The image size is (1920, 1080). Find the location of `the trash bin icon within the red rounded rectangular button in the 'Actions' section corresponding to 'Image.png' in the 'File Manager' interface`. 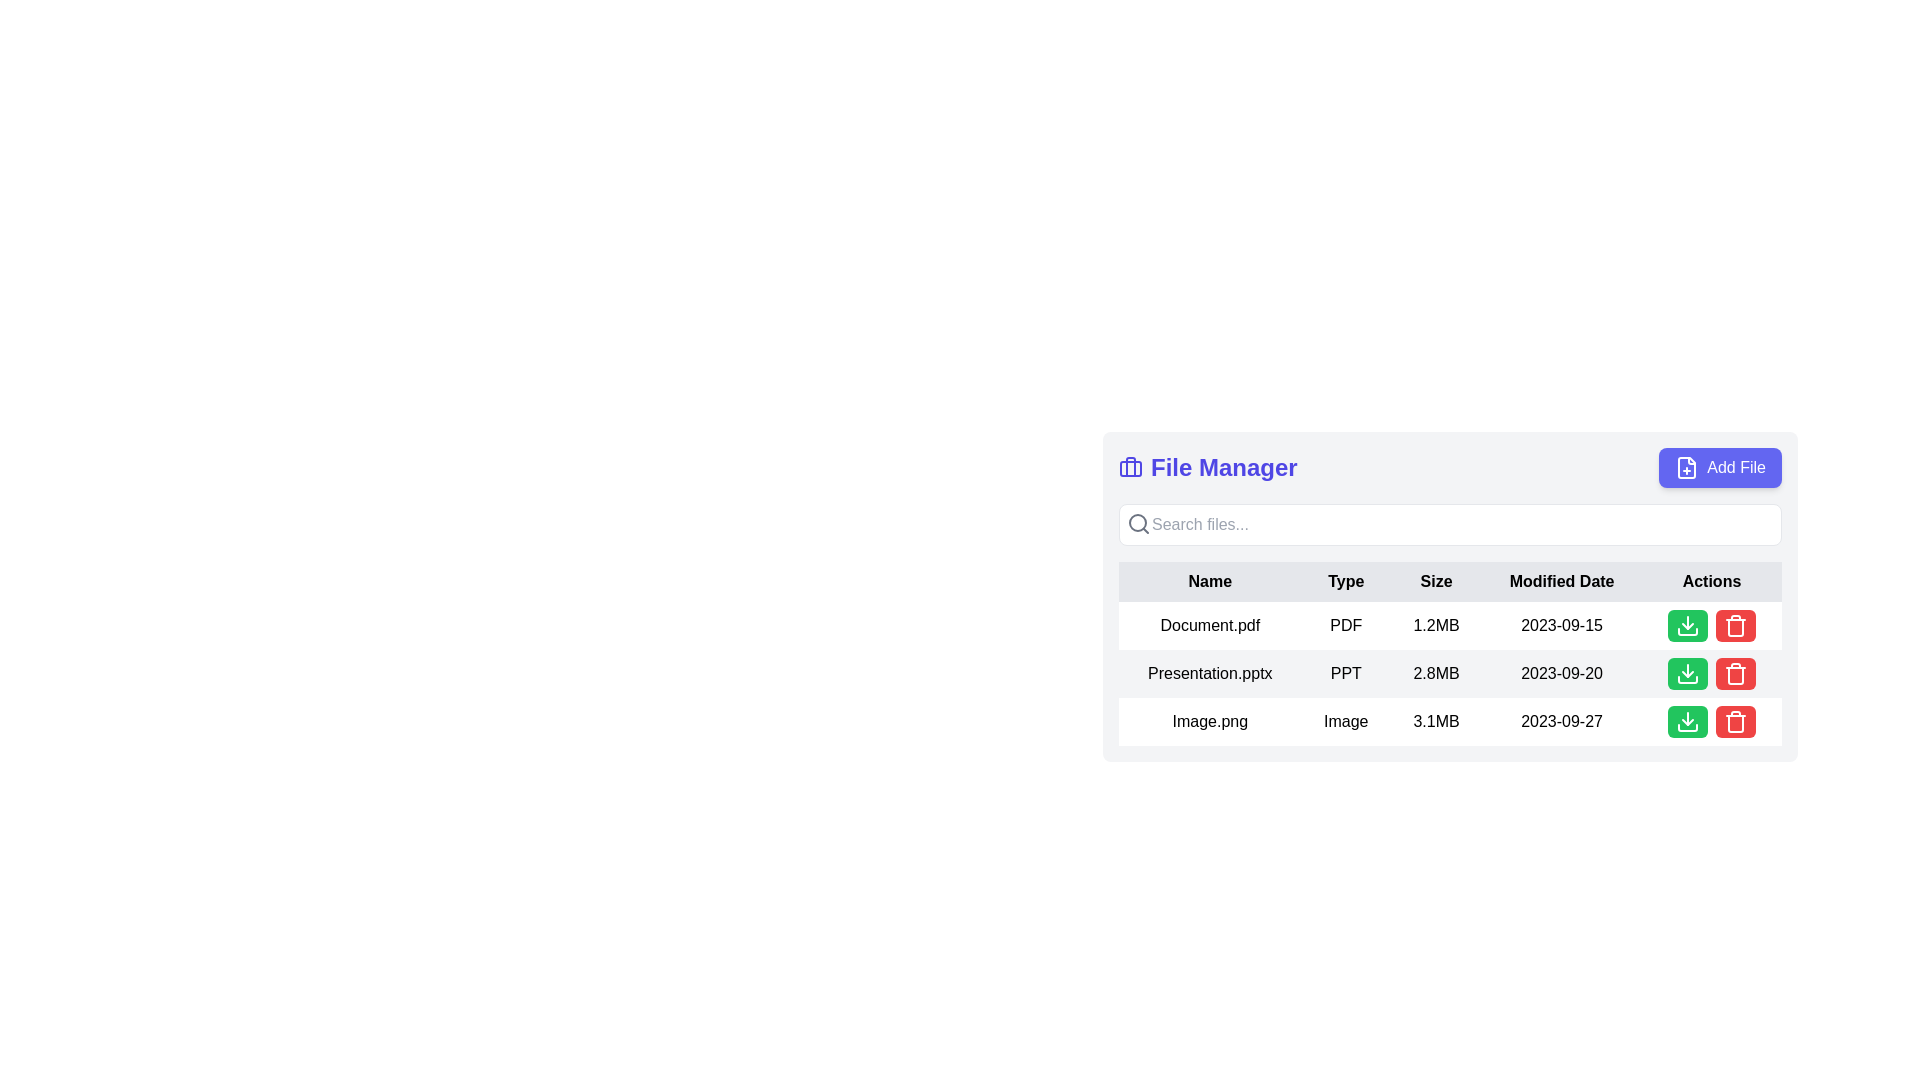

the trash bin icon within the red rounded rectangular button in the 'Actions' section corresponding to 'Image.png' in the 'File Manager' interface is located at coordinates (1735, 721).